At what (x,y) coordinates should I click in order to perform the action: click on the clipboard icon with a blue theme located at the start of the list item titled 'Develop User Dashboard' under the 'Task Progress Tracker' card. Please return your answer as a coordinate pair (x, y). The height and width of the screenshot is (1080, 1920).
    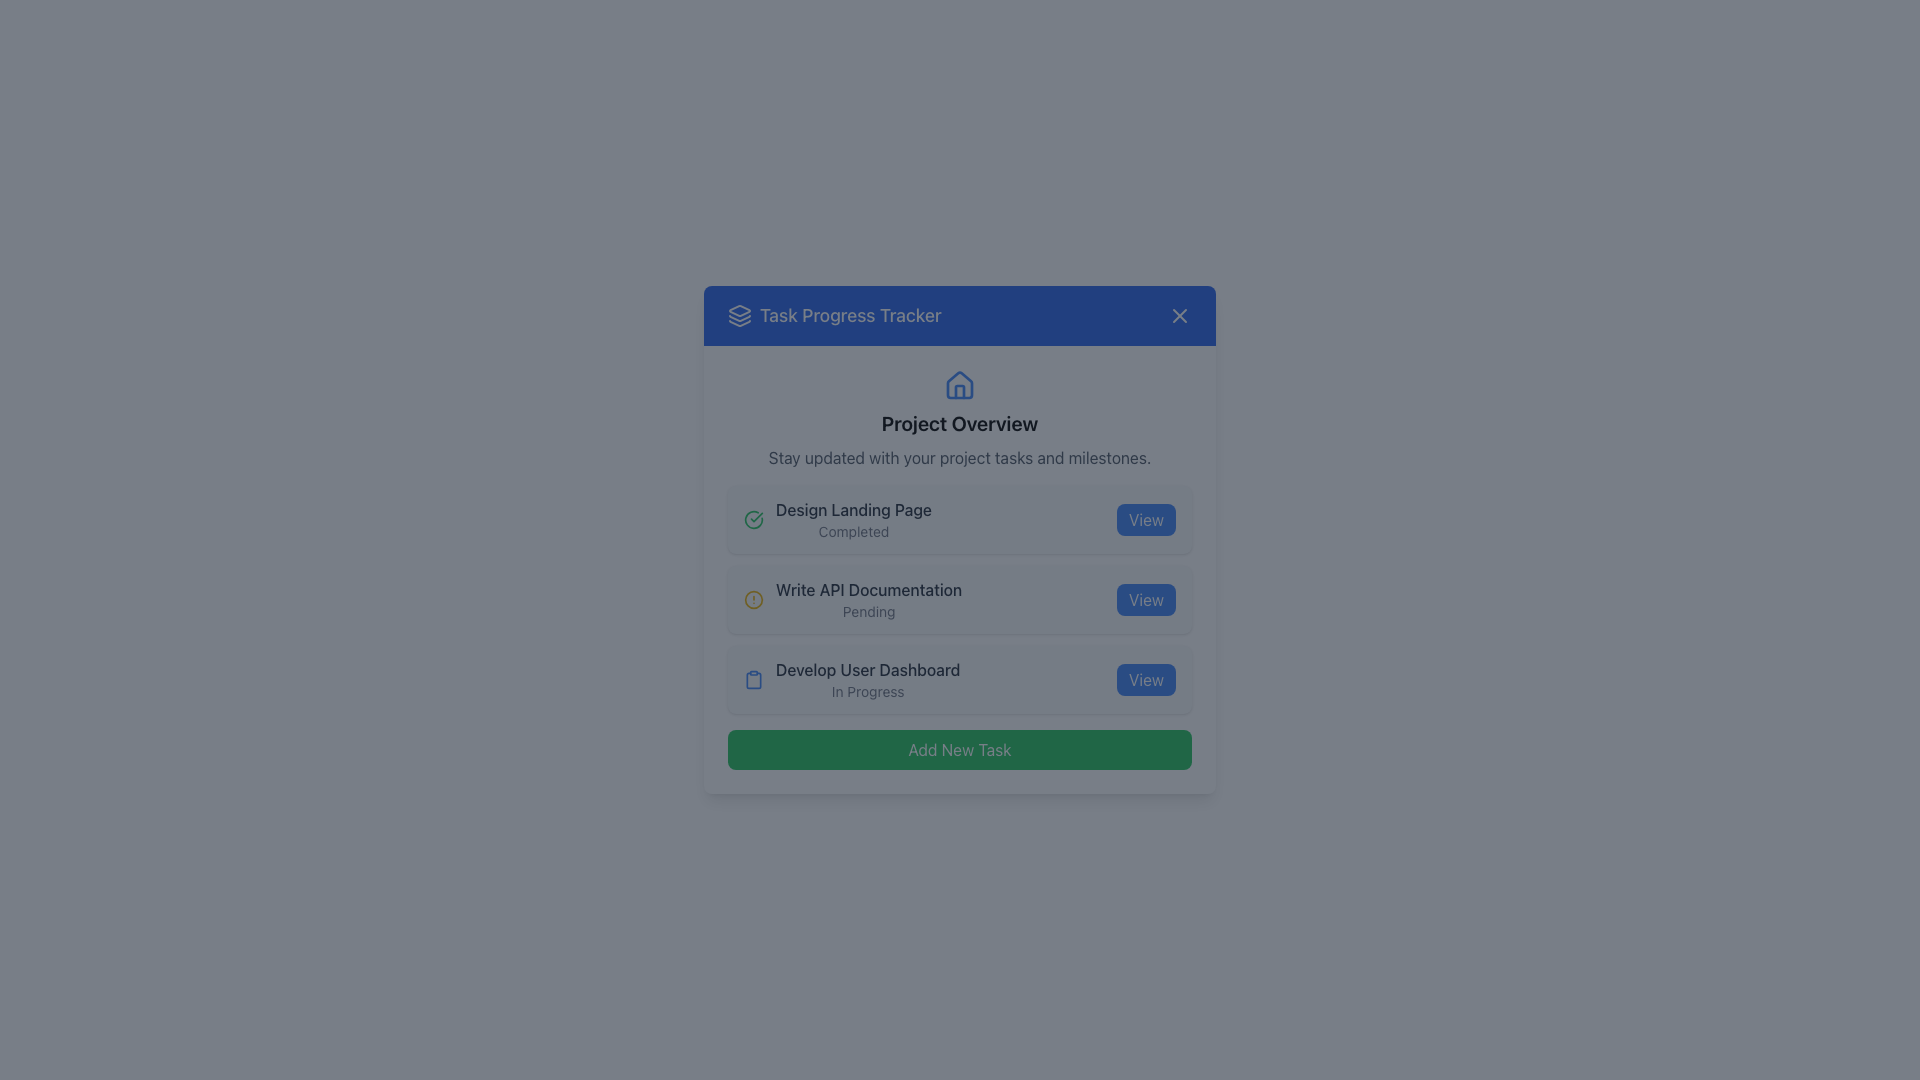
    Looking at the image, I should click on (752, 678).